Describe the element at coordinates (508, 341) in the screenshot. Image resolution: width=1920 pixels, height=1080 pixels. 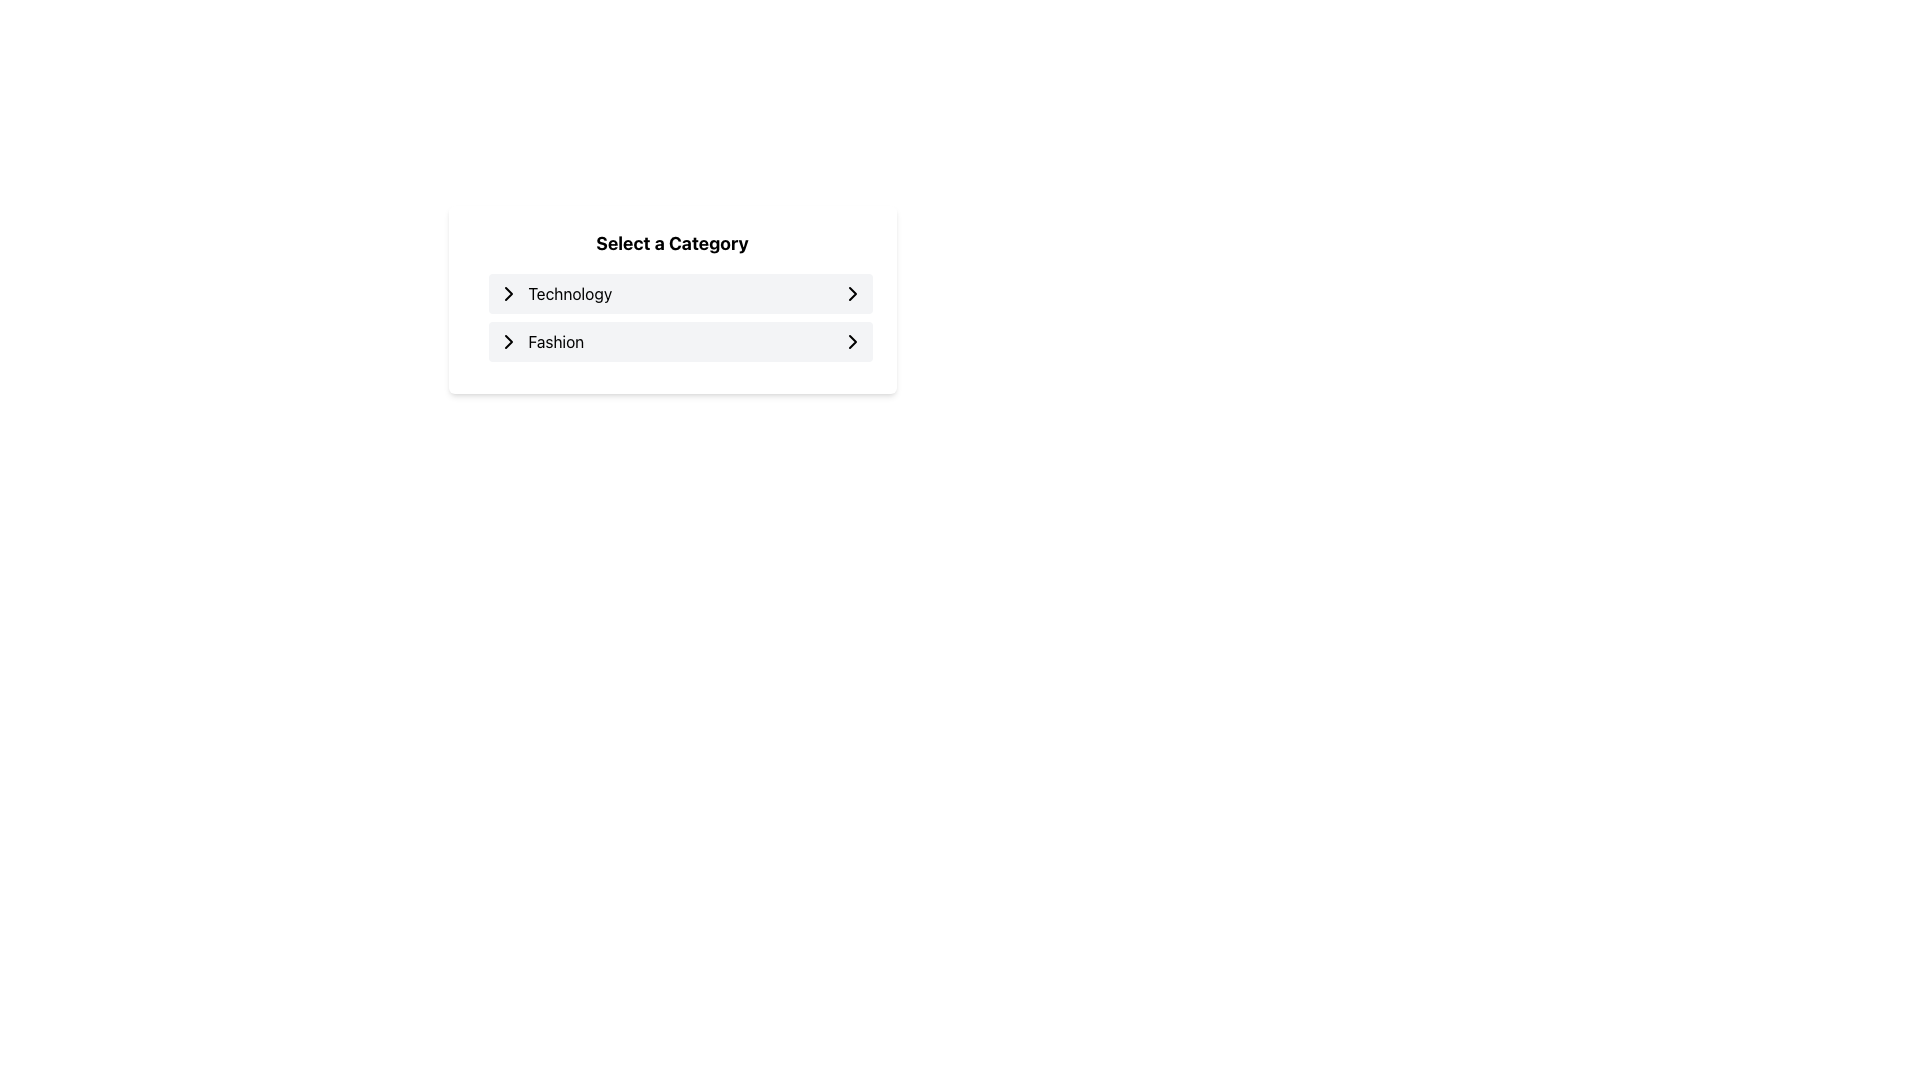
I see `the right-chevron icon for navigation, which is positioned slightly to the right of the 'Fashion' text in the category list` at that location.